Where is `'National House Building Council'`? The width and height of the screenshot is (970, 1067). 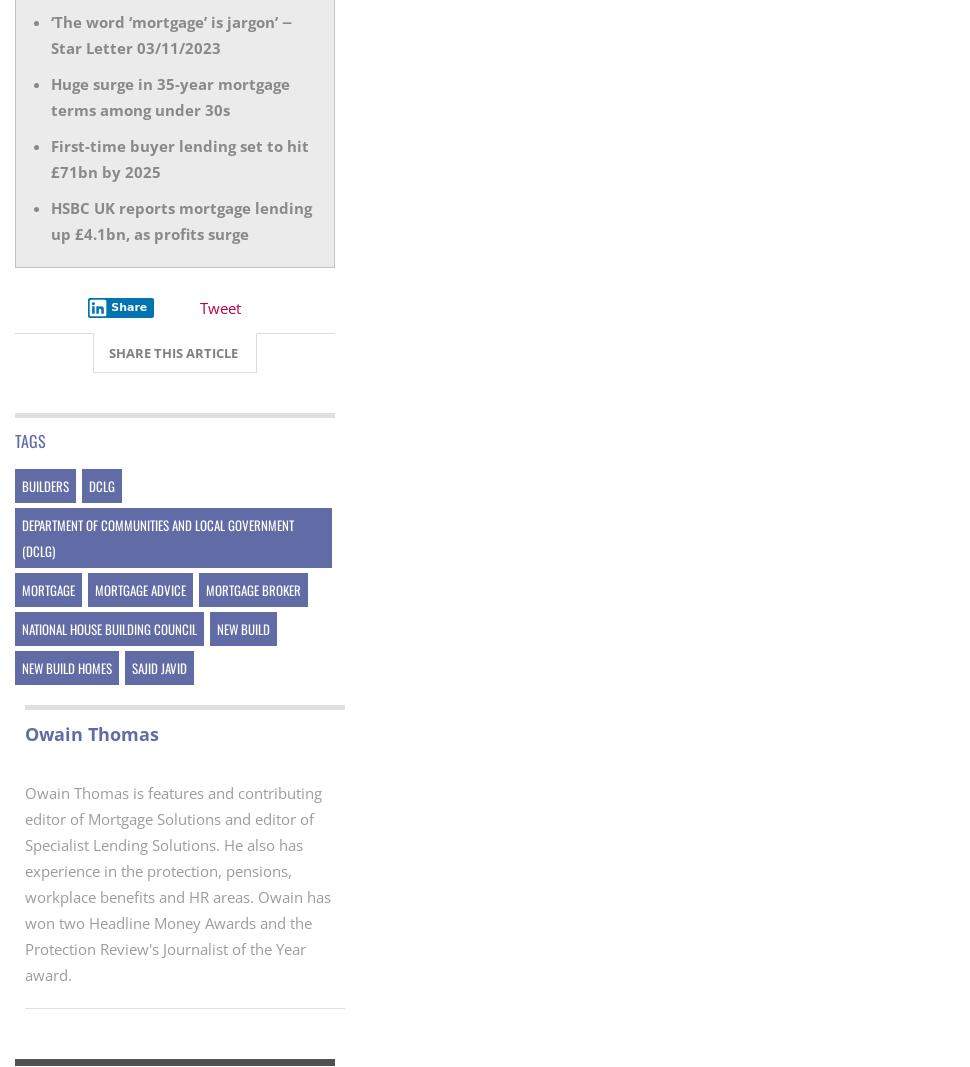
'National House Building Council' is located at coordinates (109, 628).